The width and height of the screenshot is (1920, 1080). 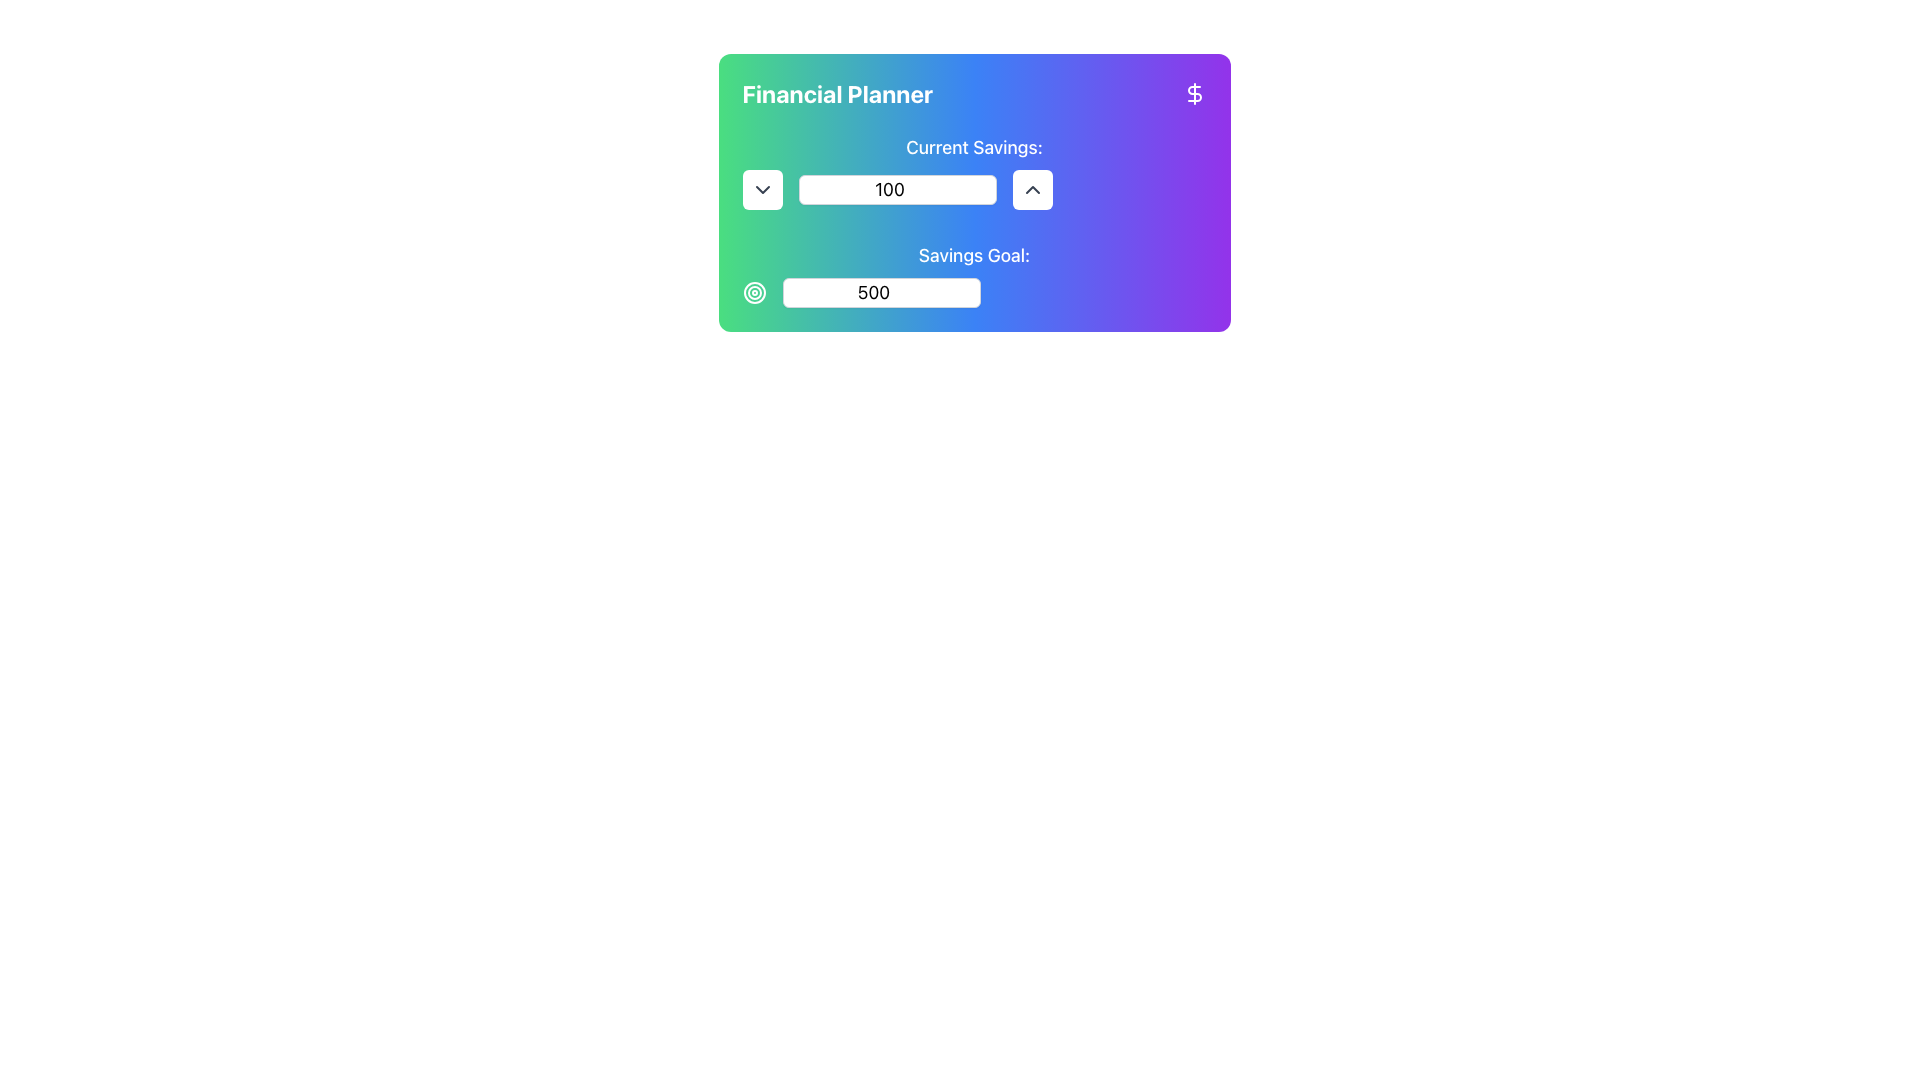 I want to click on the rectangular text input box displaying the numeric value '100' to focus on the input field, so click(x=896, y=189).